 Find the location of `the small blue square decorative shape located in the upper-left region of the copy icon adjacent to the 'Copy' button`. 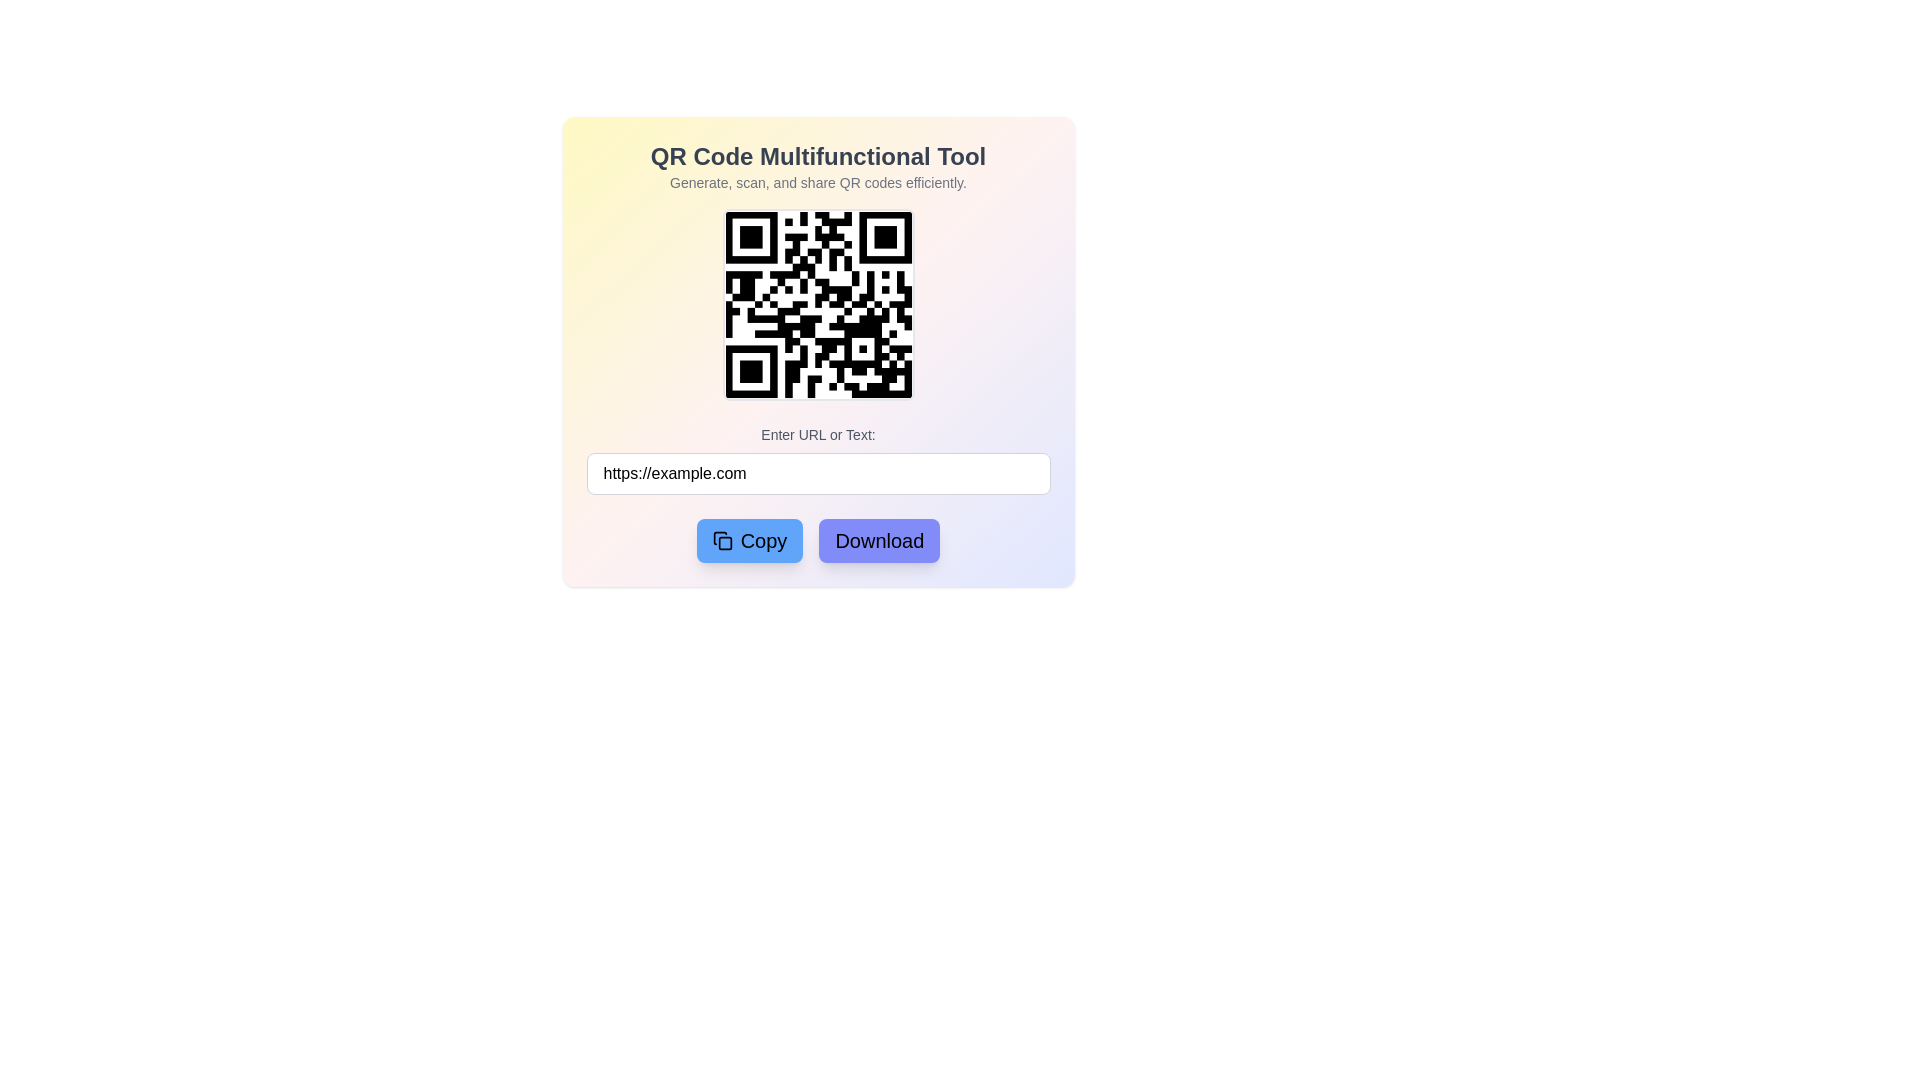

the small blue square decorative shape located in the upper-left region of the copy icon adjacent to the 'Copy' button is located at coordinates (724, 543).